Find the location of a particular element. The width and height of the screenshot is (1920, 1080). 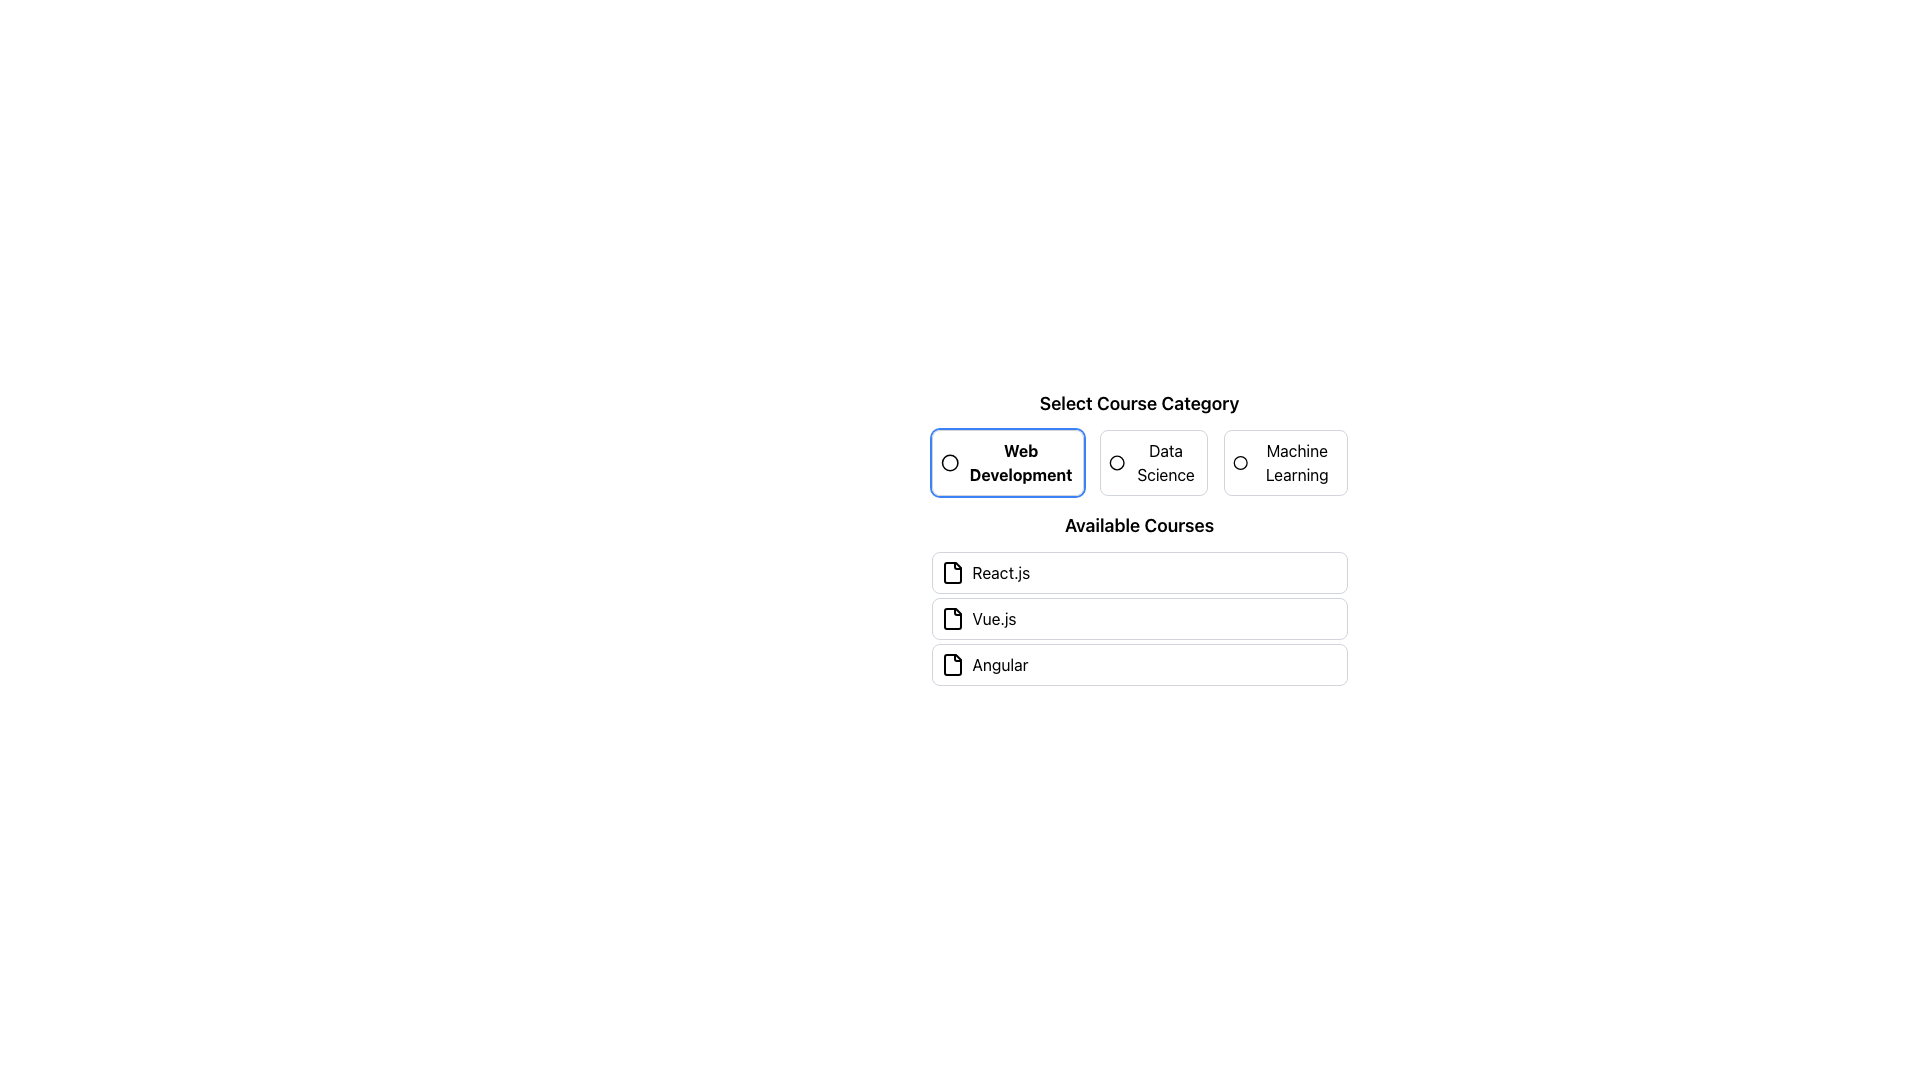

the 'Angular' course text label within the course selection item is located at coordinates (999, 664).